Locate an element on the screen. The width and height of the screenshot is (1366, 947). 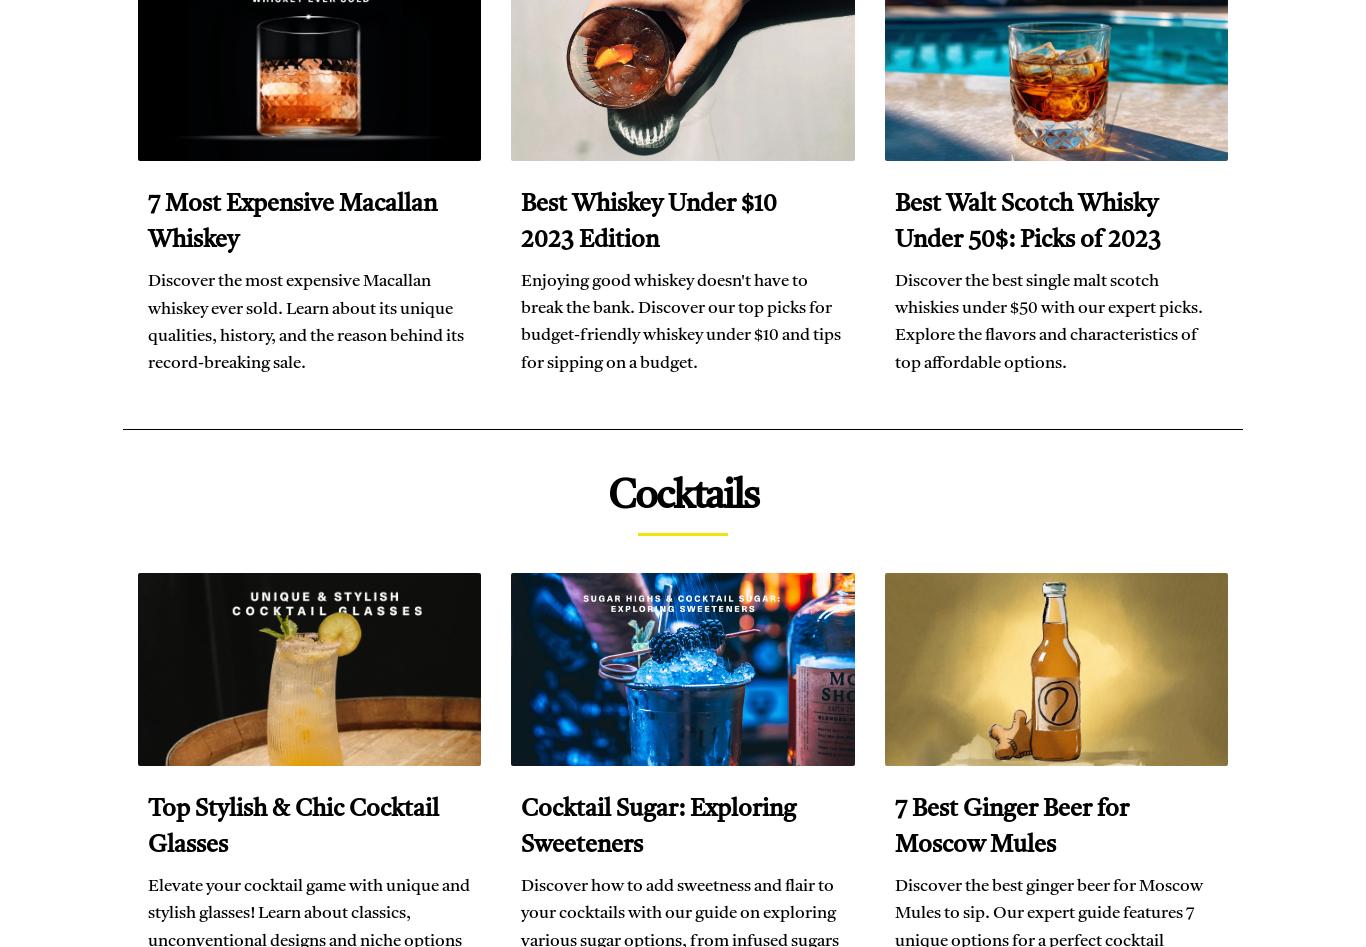
'Discover the best single malt scotch whiskies under $50 with our expert picks. Explore the flavors and characteristics of top affordable options.' is located at coordinates (1046, 320).